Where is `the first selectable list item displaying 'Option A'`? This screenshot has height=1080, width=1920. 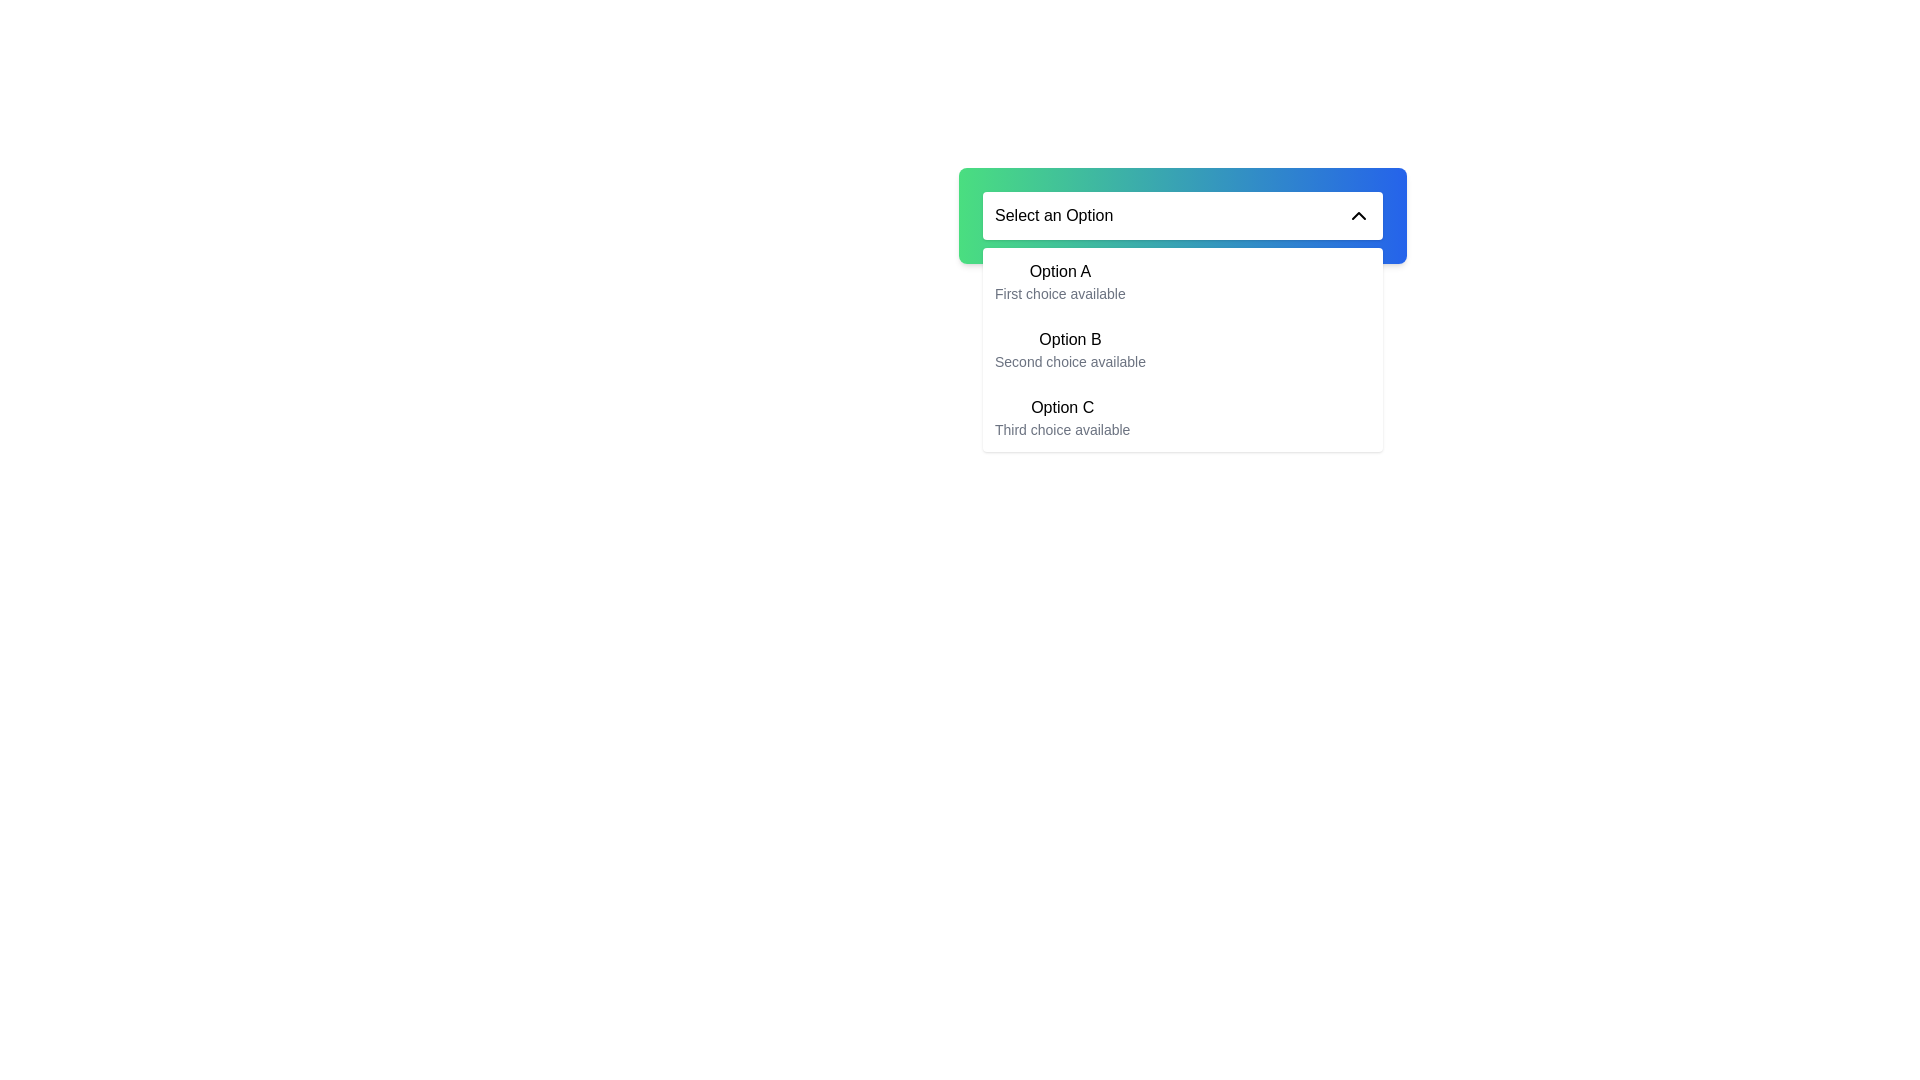 the first selectable list item displaying 'Option A' is located at coordinates (1059, 281).